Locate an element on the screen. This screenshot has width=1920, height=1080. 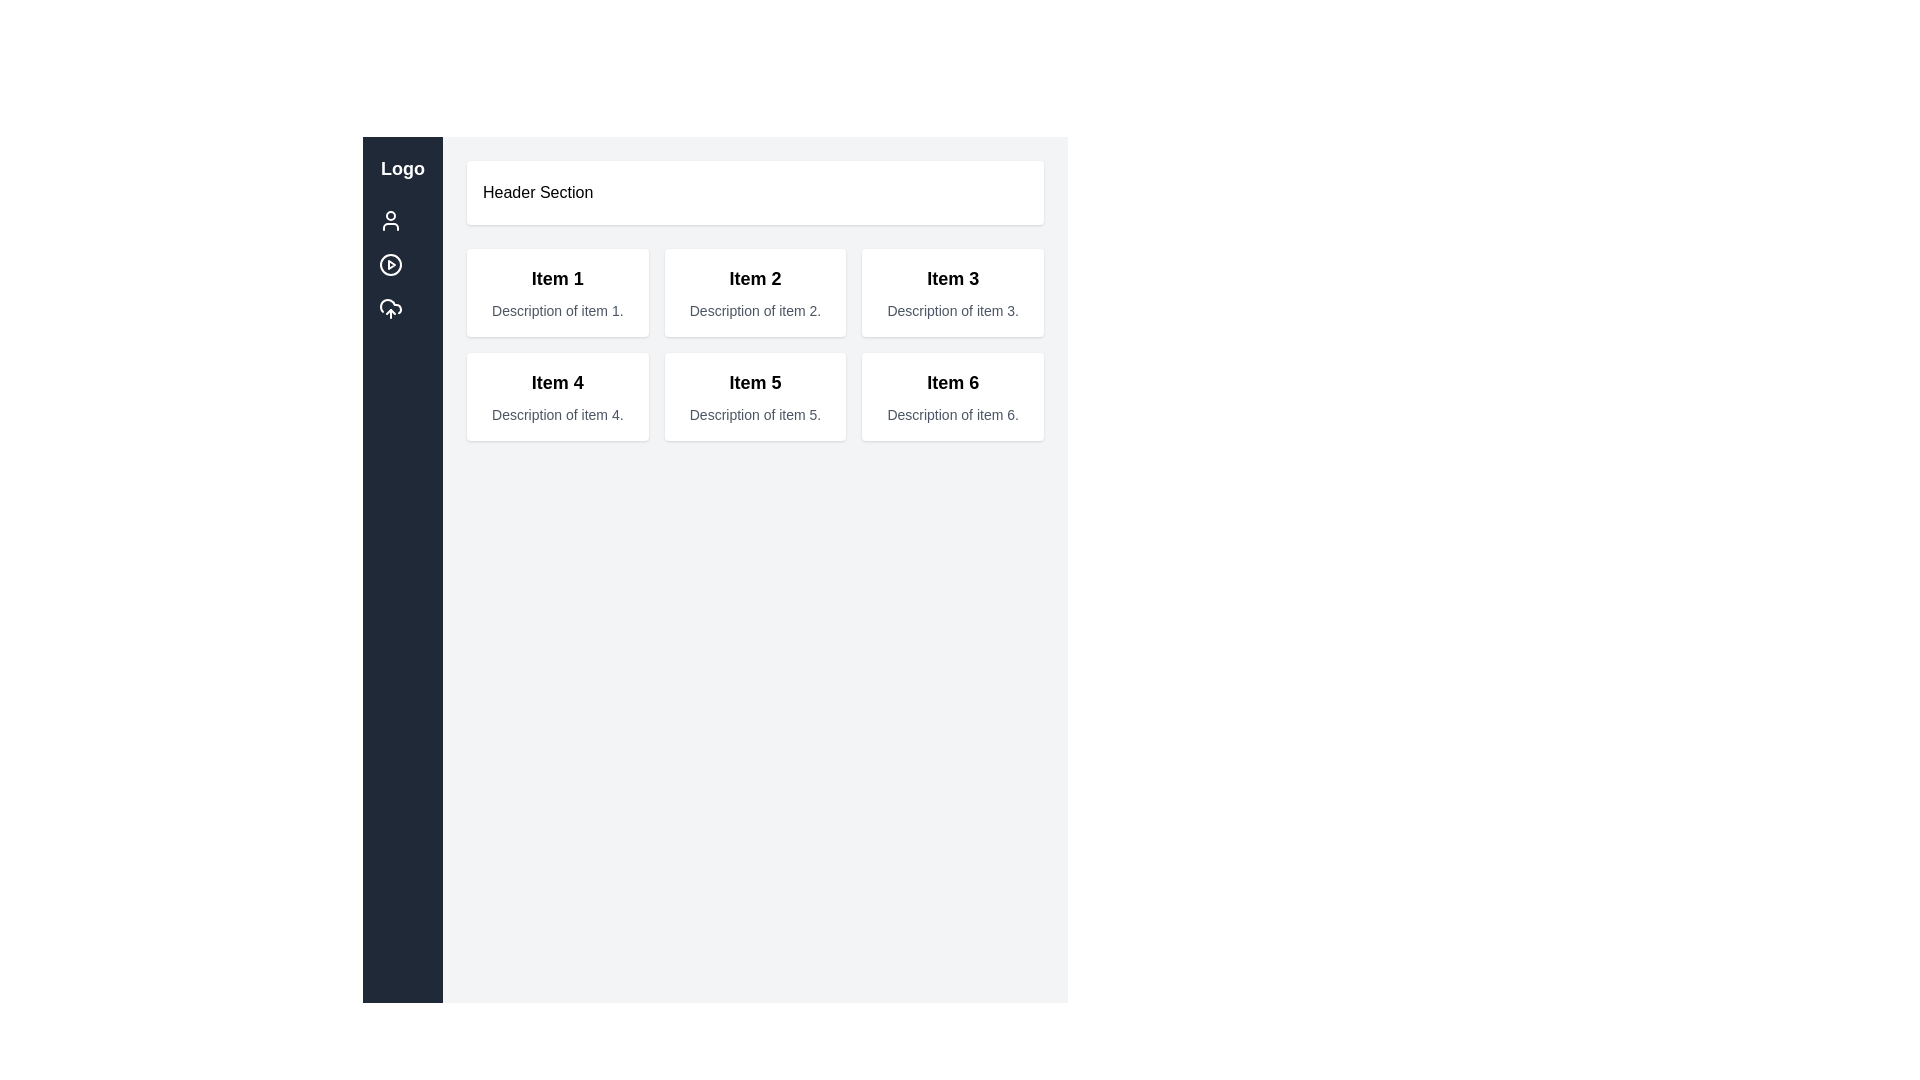
the text label displaying 'Description of item 1.' located beneath the 'Item 1' heading in the first card of the grid layout is located at coordinates (557, 311).